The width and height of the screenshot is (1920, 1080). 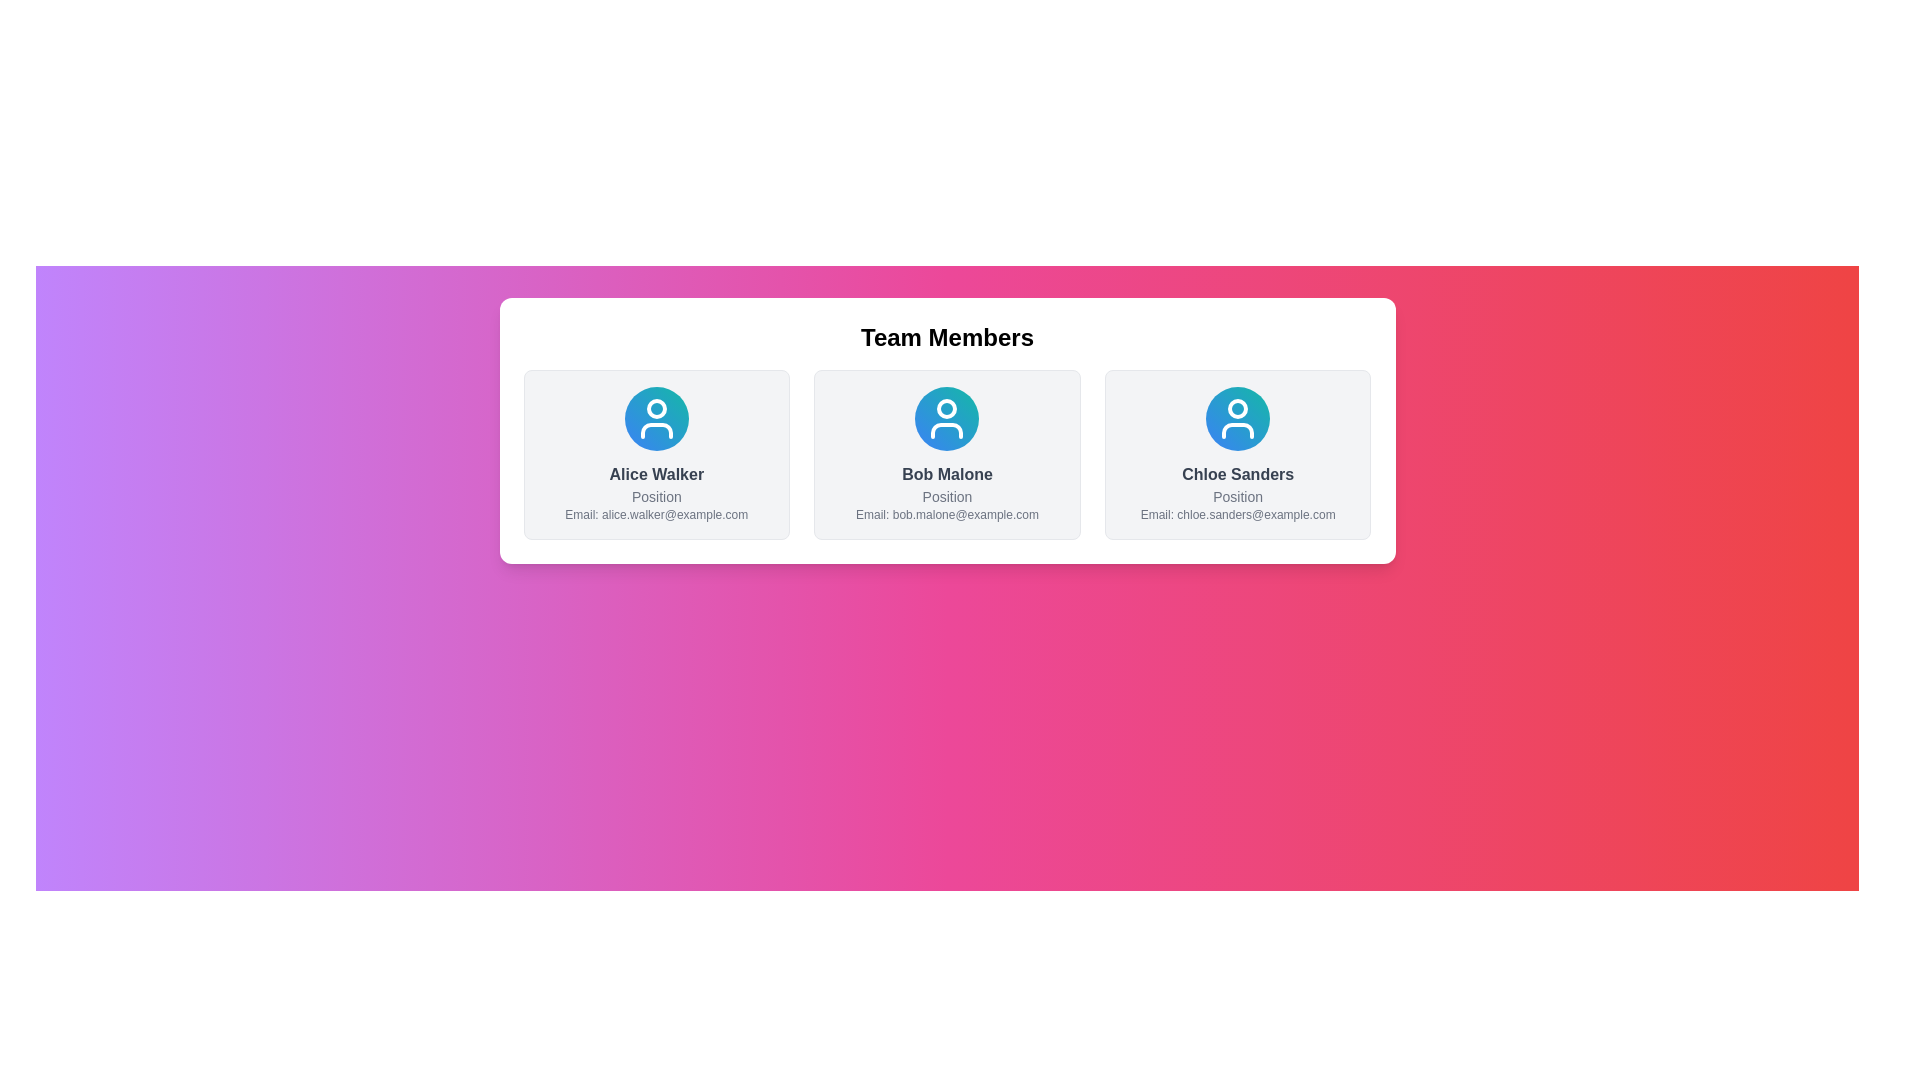 I want to click on the label displaying the name of an individual in the team member profile card, which is the second item in a horizontal row of three elements, located above the 'Position' text, so click(x=946, y=474).